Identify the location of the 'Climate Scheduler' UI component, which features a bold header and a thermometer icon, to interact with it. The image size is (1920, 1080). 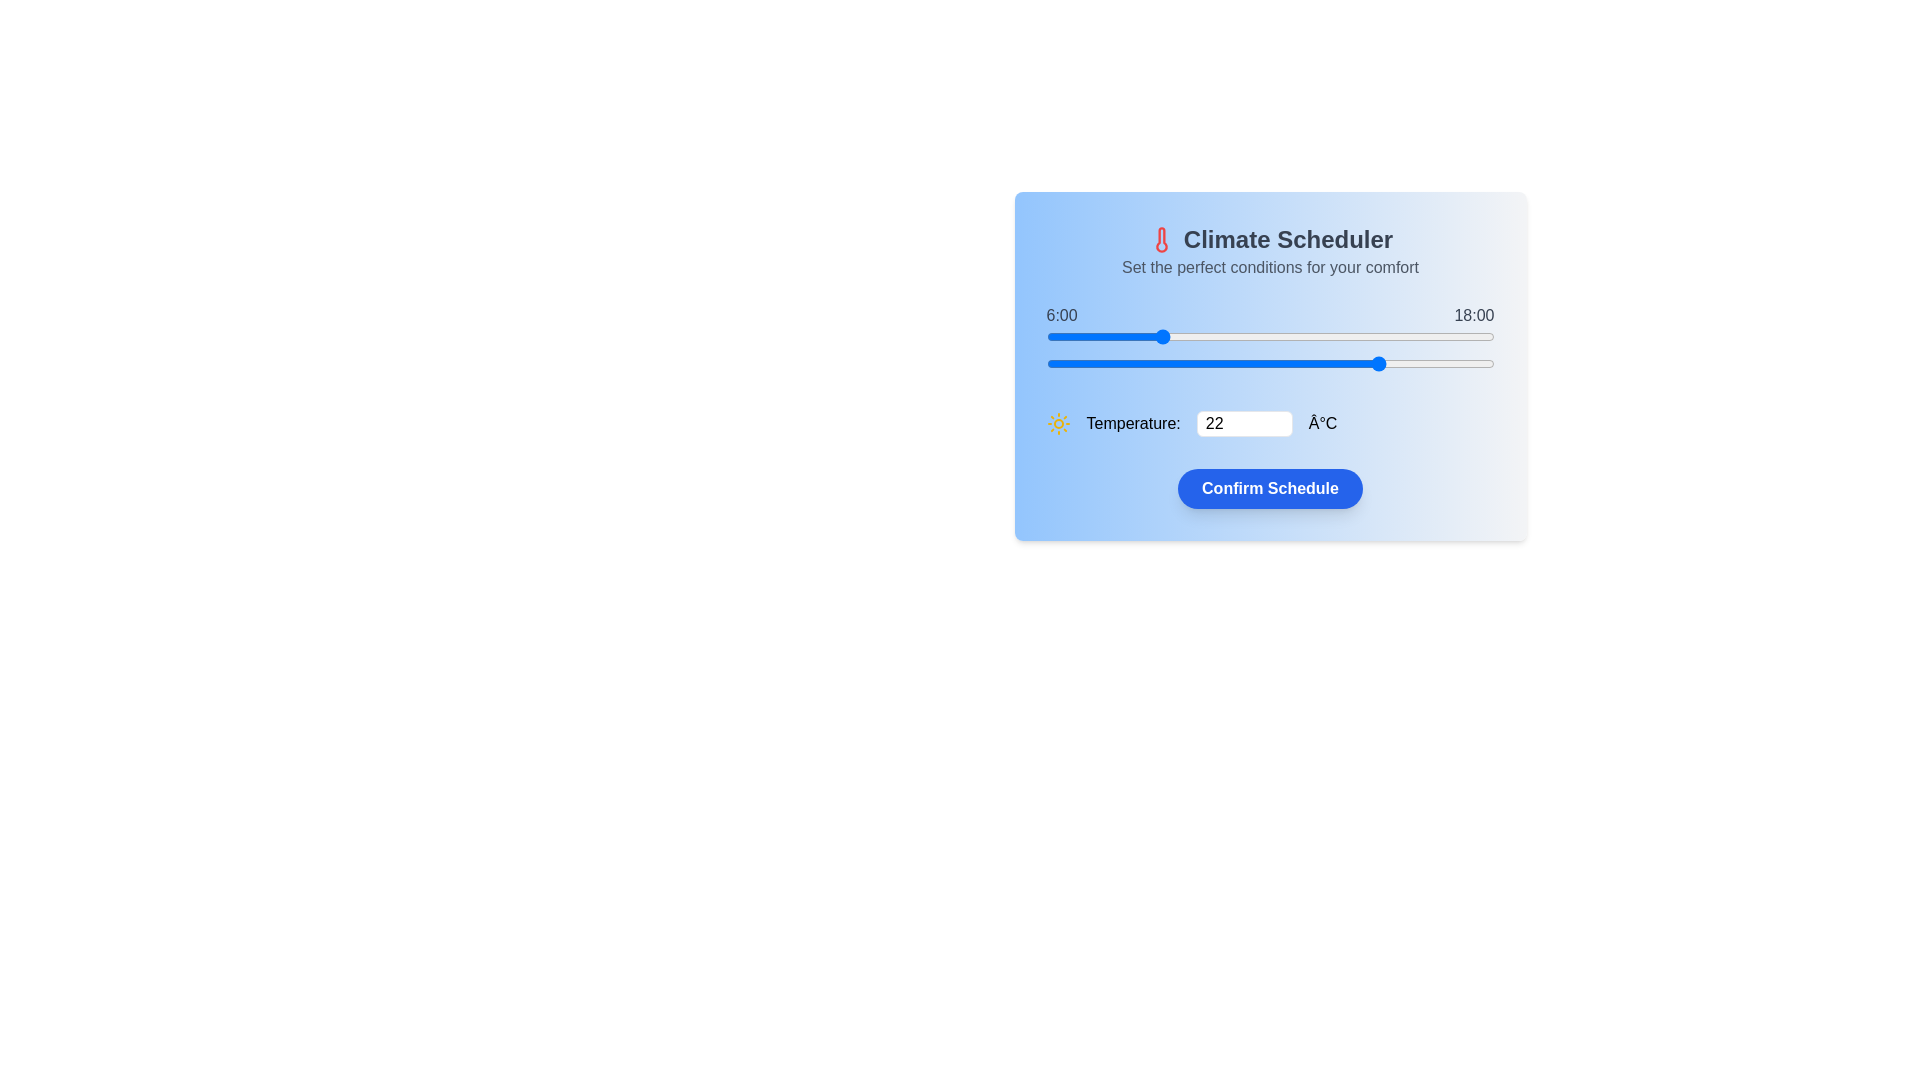
(1269, 250).